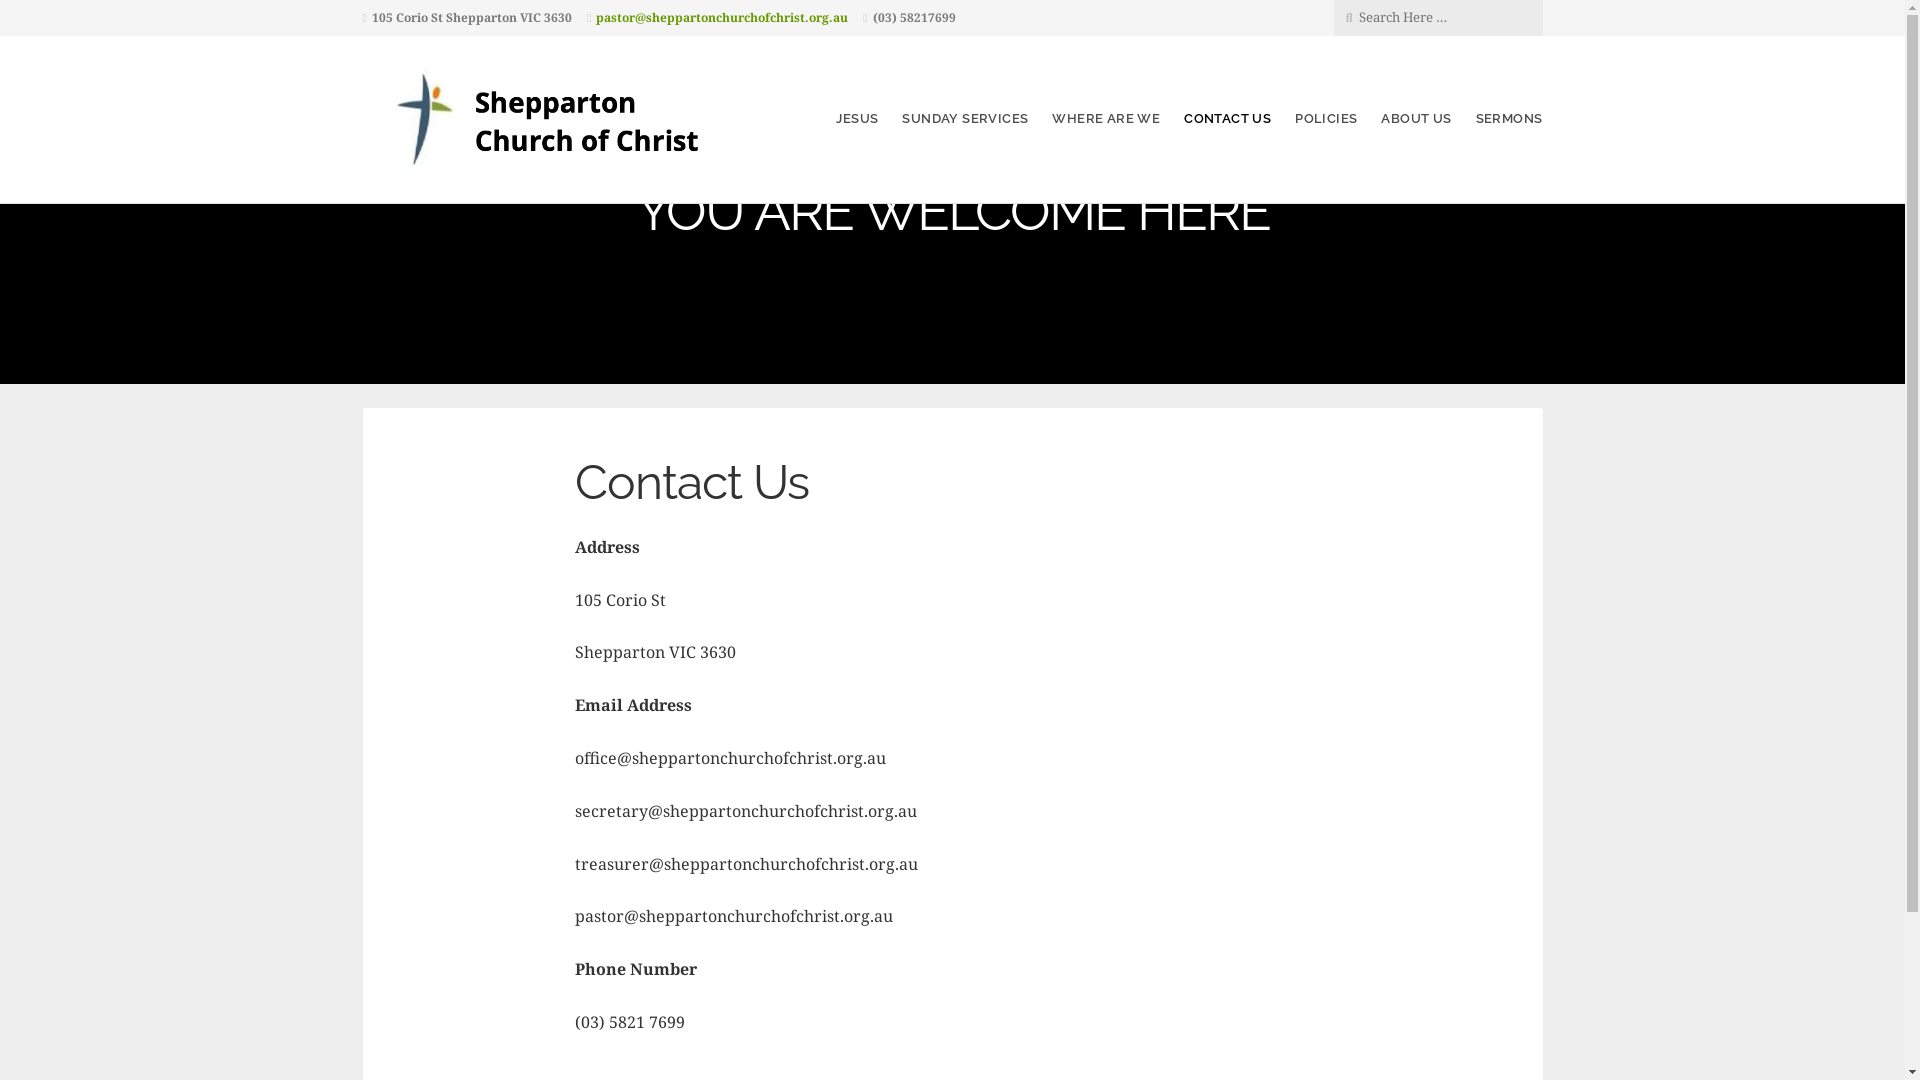 This screenshot has width=1920, height=1080. What do you see at coordinates (1226, 118) in the screenshot?
I see `'CONTACT US'` at bounding box center [1226, 118].